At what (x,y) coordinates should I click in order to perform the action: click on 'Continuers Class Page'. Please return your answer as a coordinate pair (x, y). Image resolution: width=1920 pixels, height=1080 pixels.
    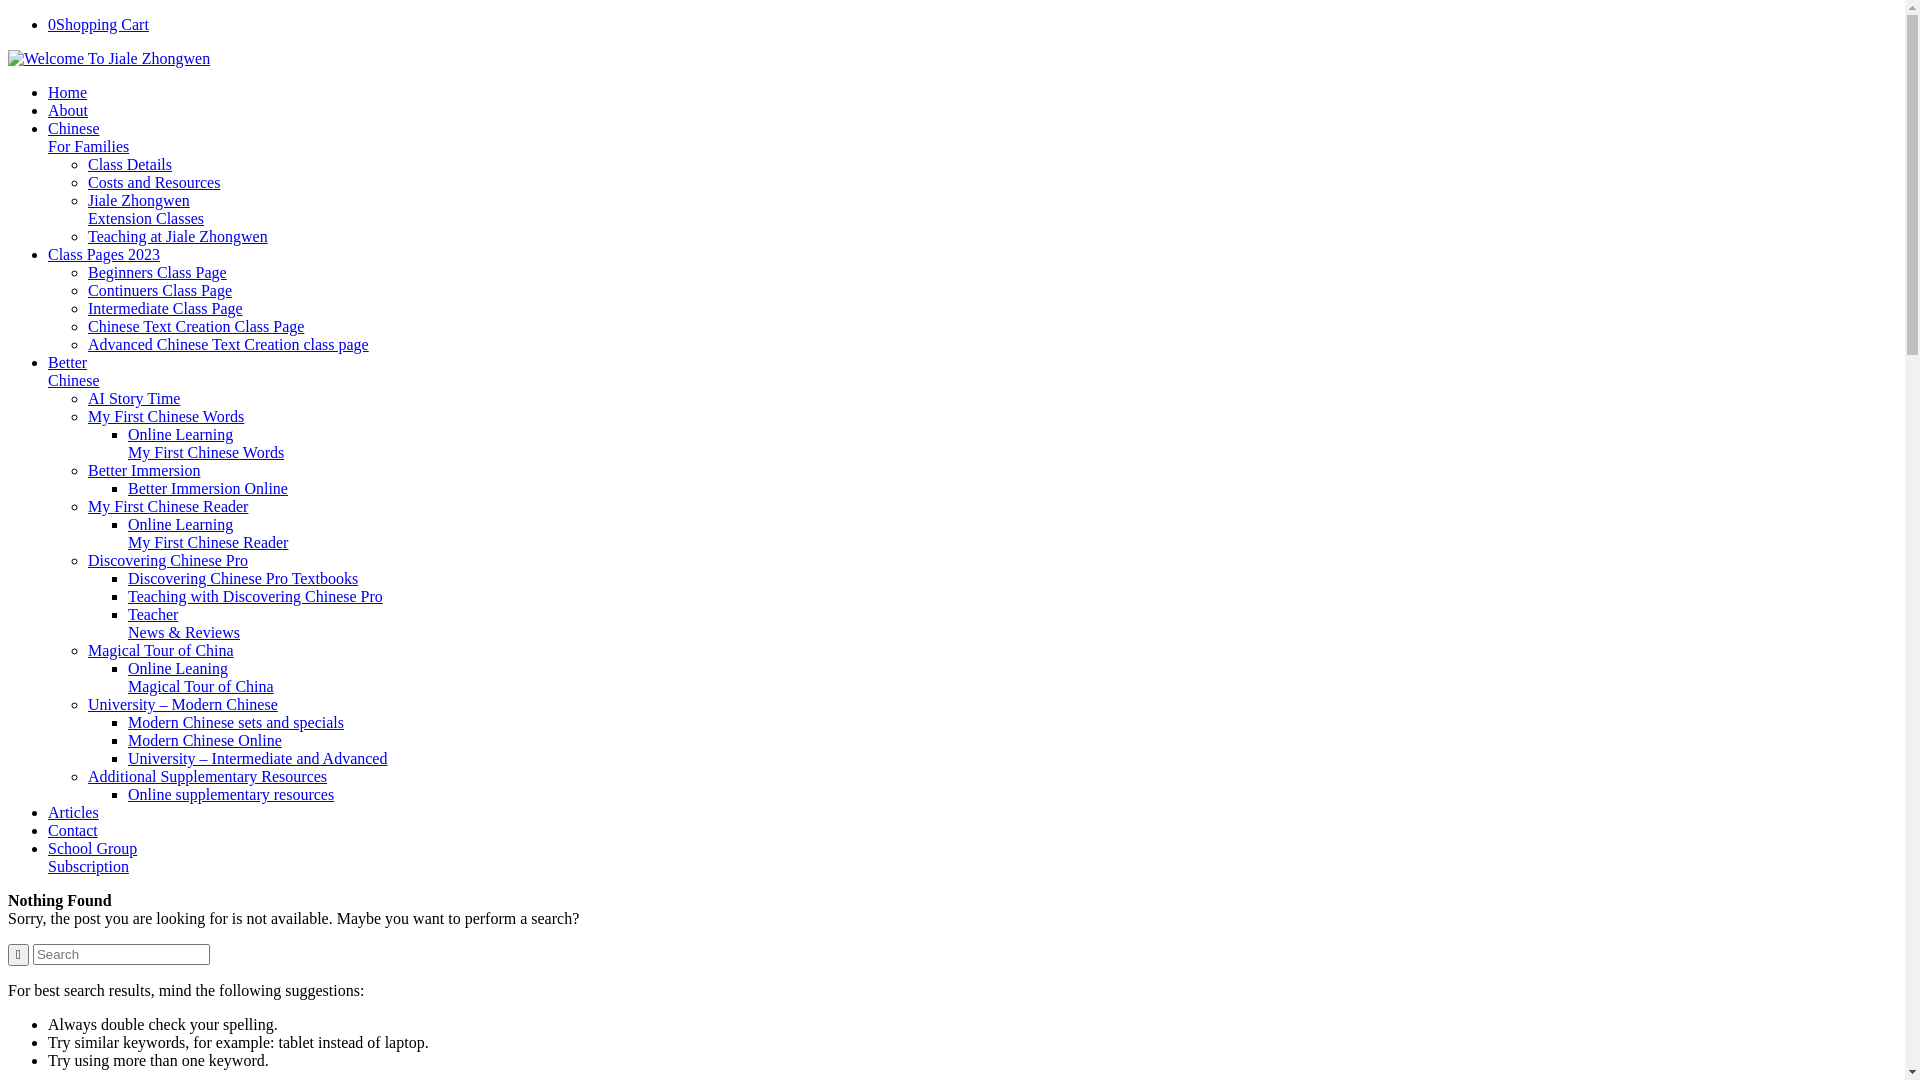
    Looking at the image, I should click on (86, 290).